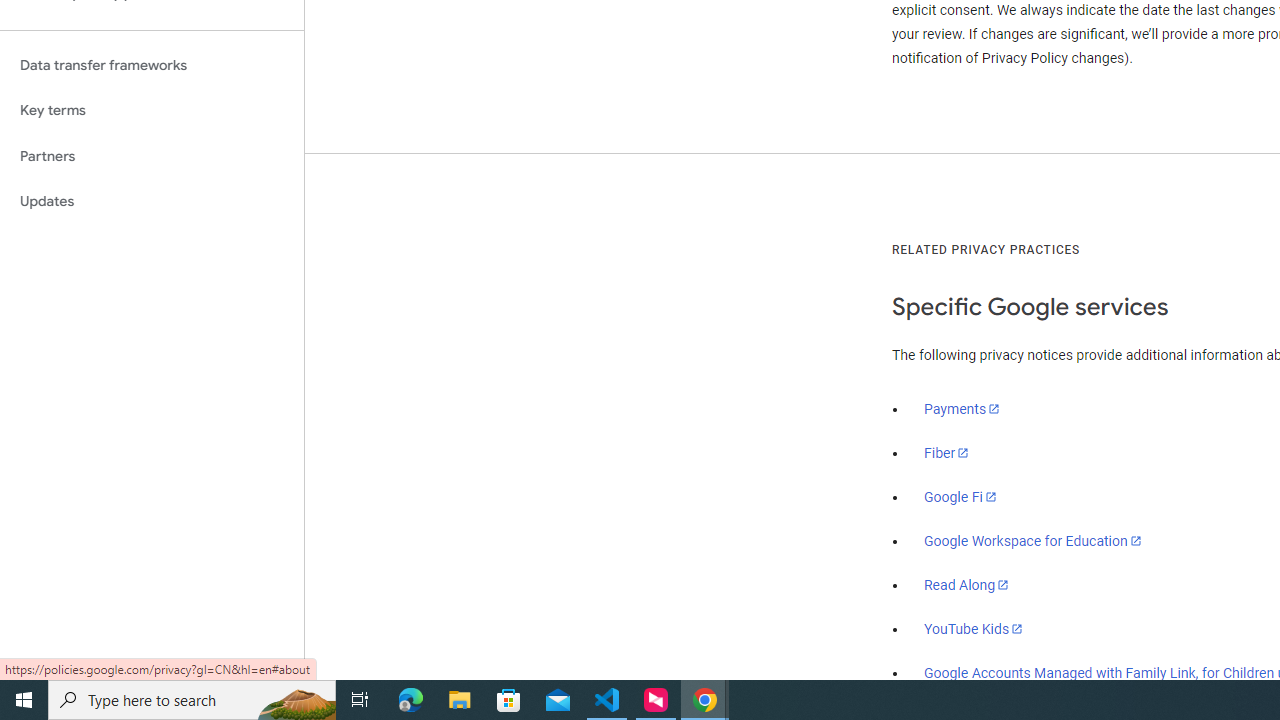 This screenshot has height=720, width=1280. Describe the element at coordinates (960, 496) in the screenshot. I see `'Google Fi'` at that location.